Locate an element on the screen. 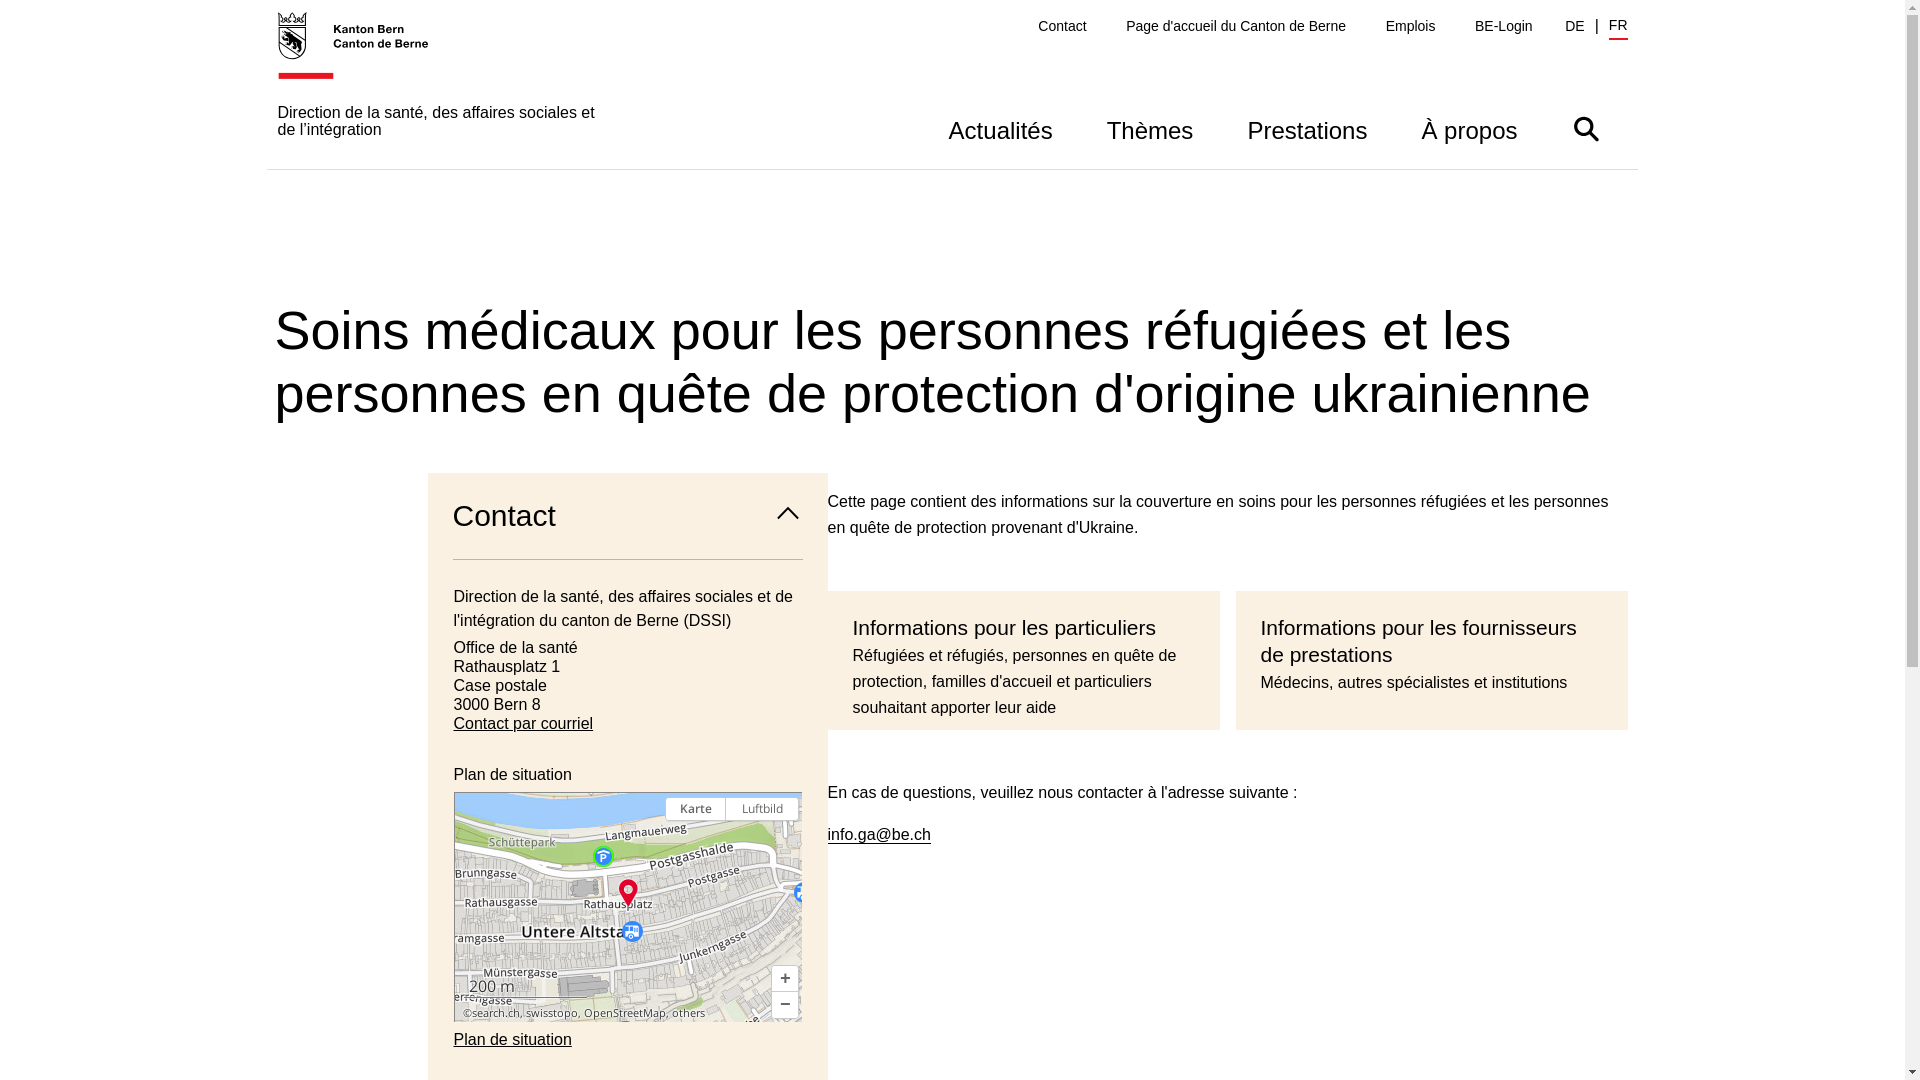 This screenshot has width=1920, height=1080. 'DE' is located at coordinates (1573, 26).